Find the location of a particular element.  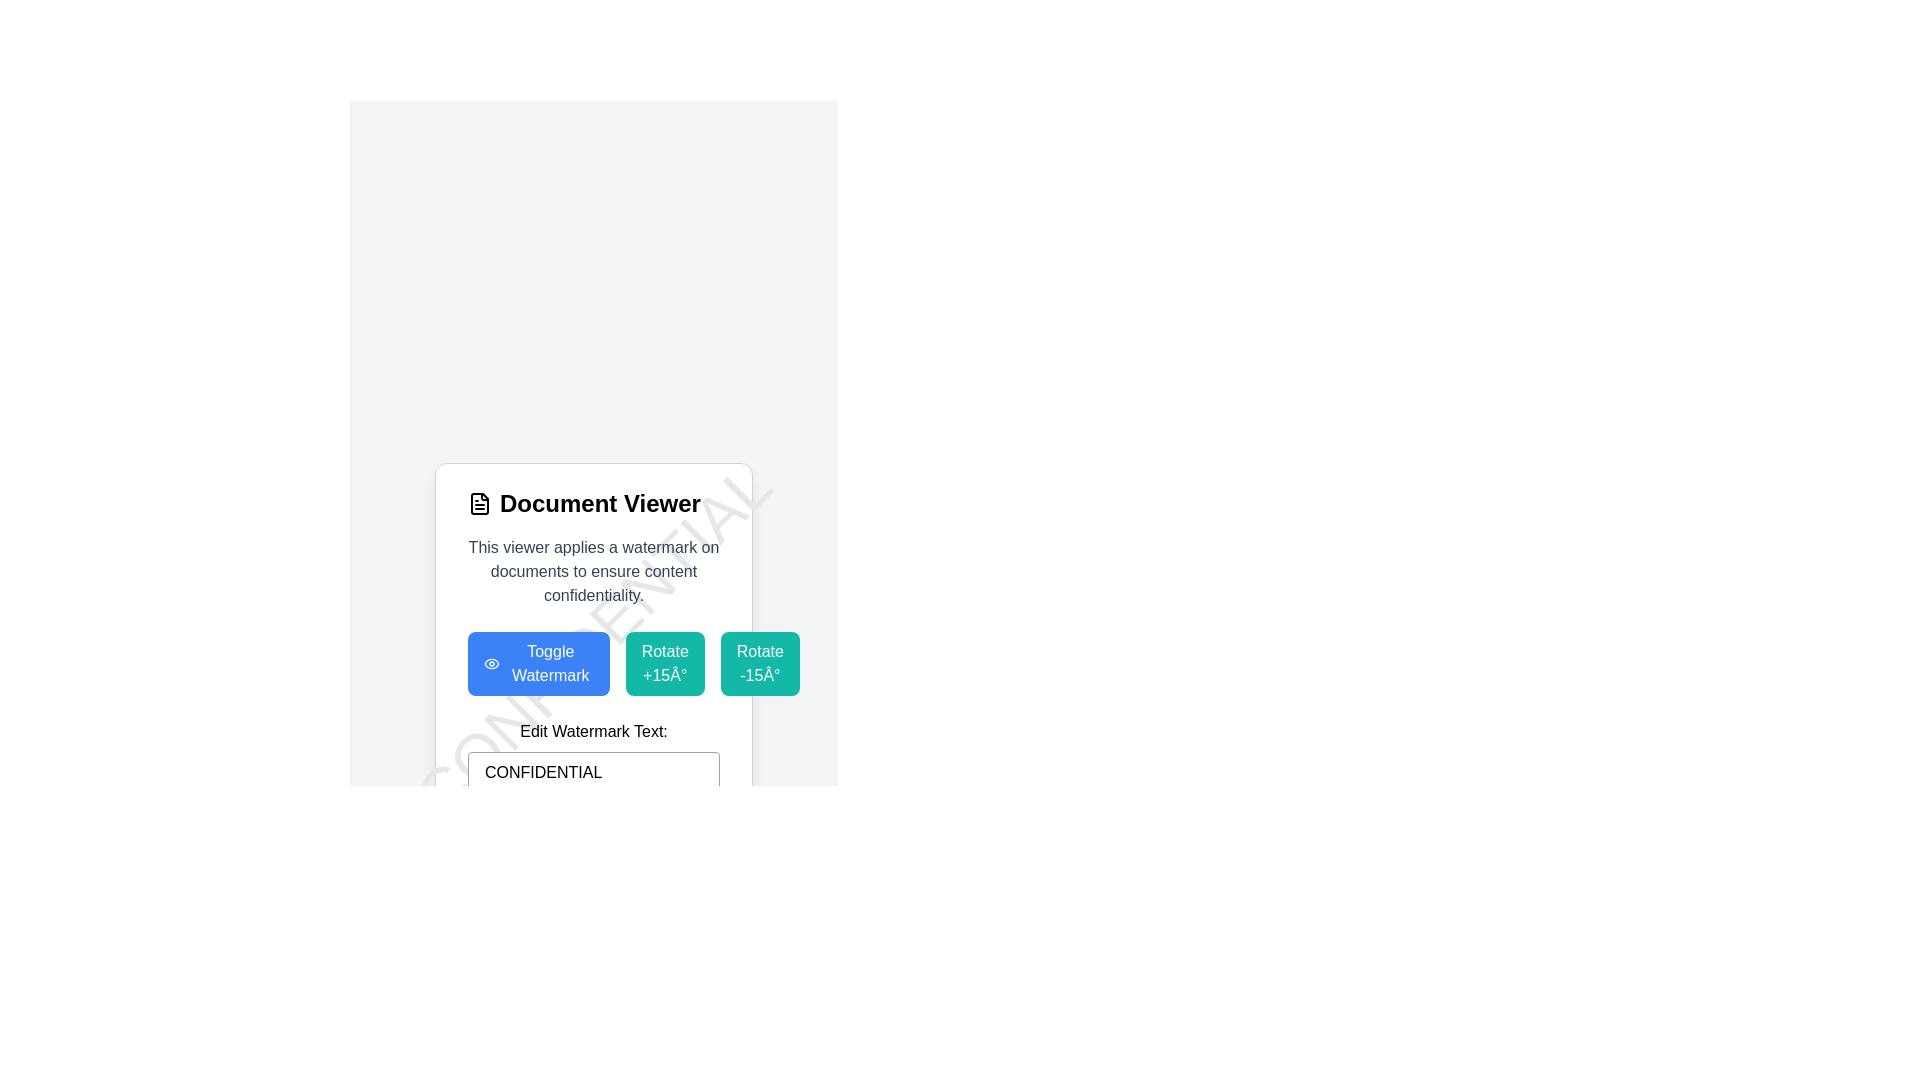

the text label that displays 'Edit Watermark Text:' located prominently above the interactive text input field in the 'mt-6' section is located at coordinates (593, 732).